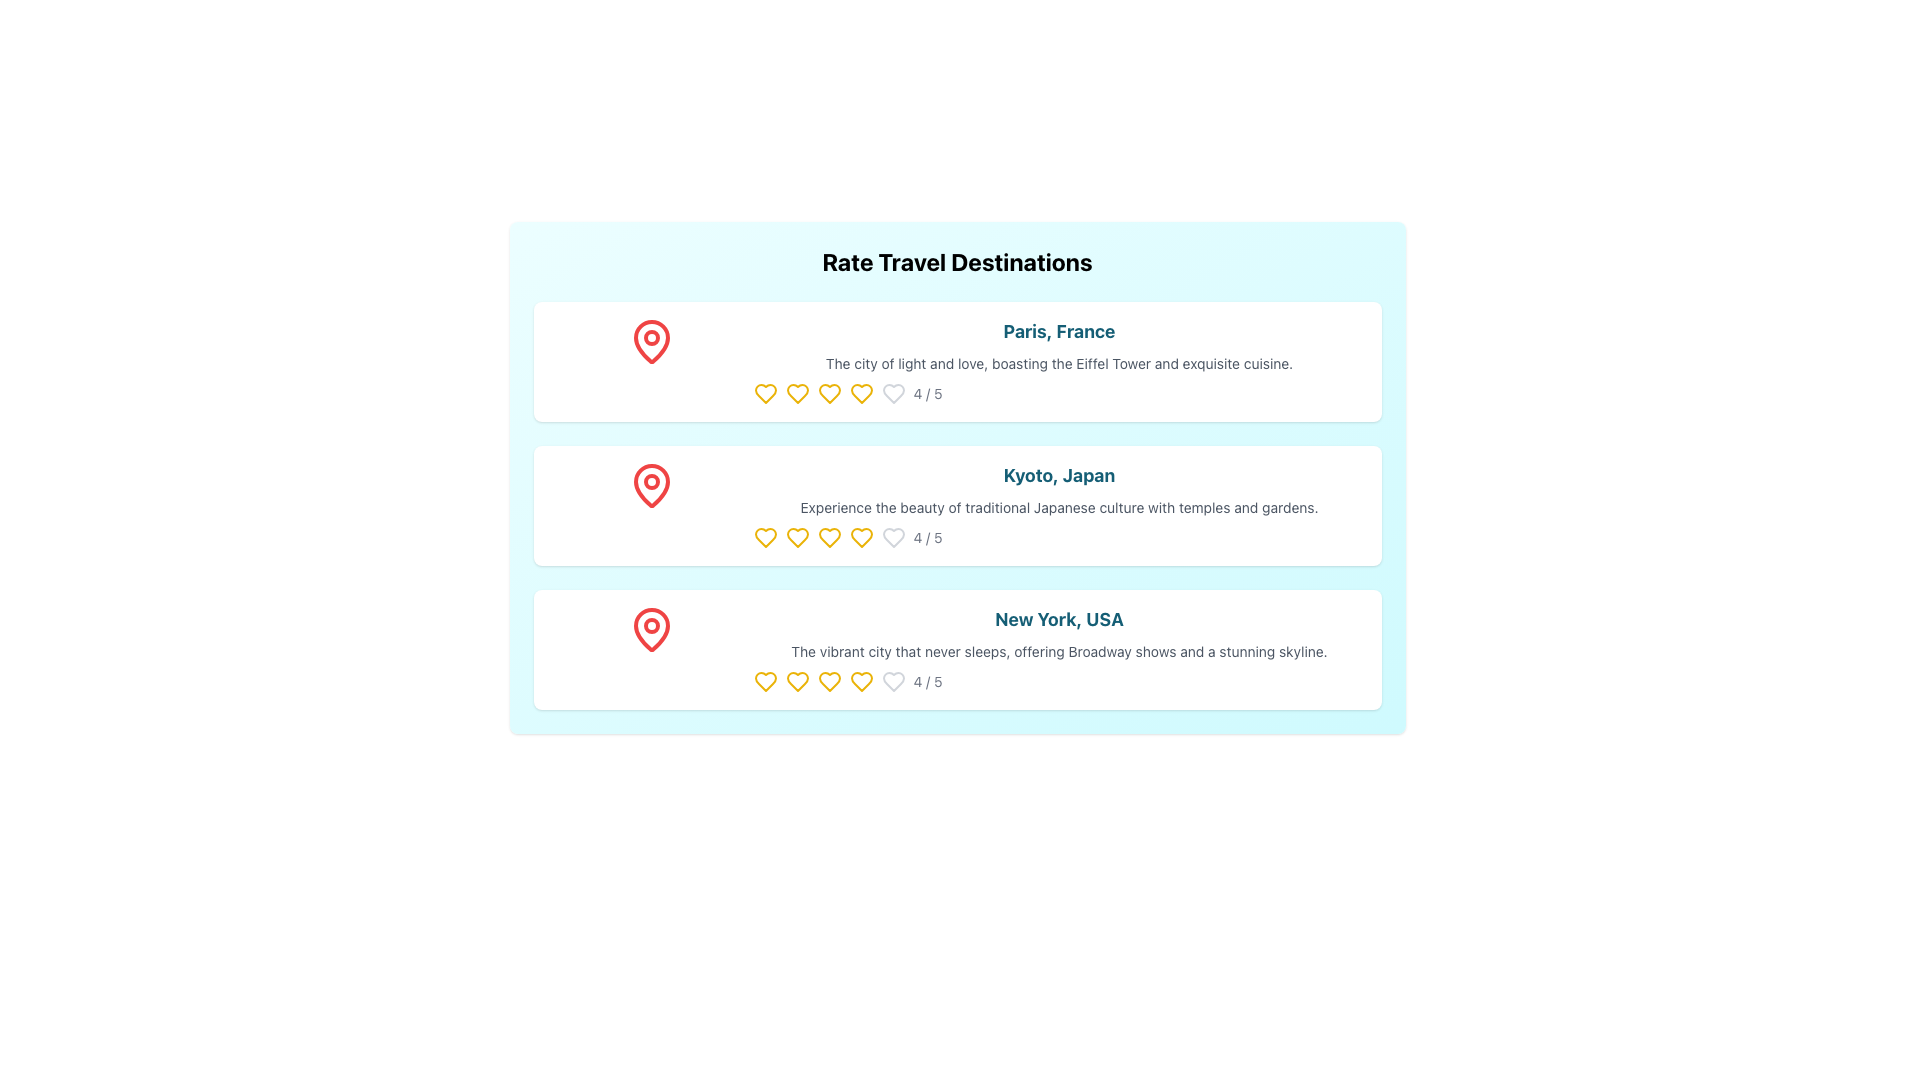 This screenshot has height=1080, width=1920. What do you see at coordinates (861, 393) in the screenshot?
I see `the fourth heart-shaped interactive rating icon, styled in yellow with a bold outline, located under the 'Paris, France' section to observe styling changes` at bounding box center [861, 393].